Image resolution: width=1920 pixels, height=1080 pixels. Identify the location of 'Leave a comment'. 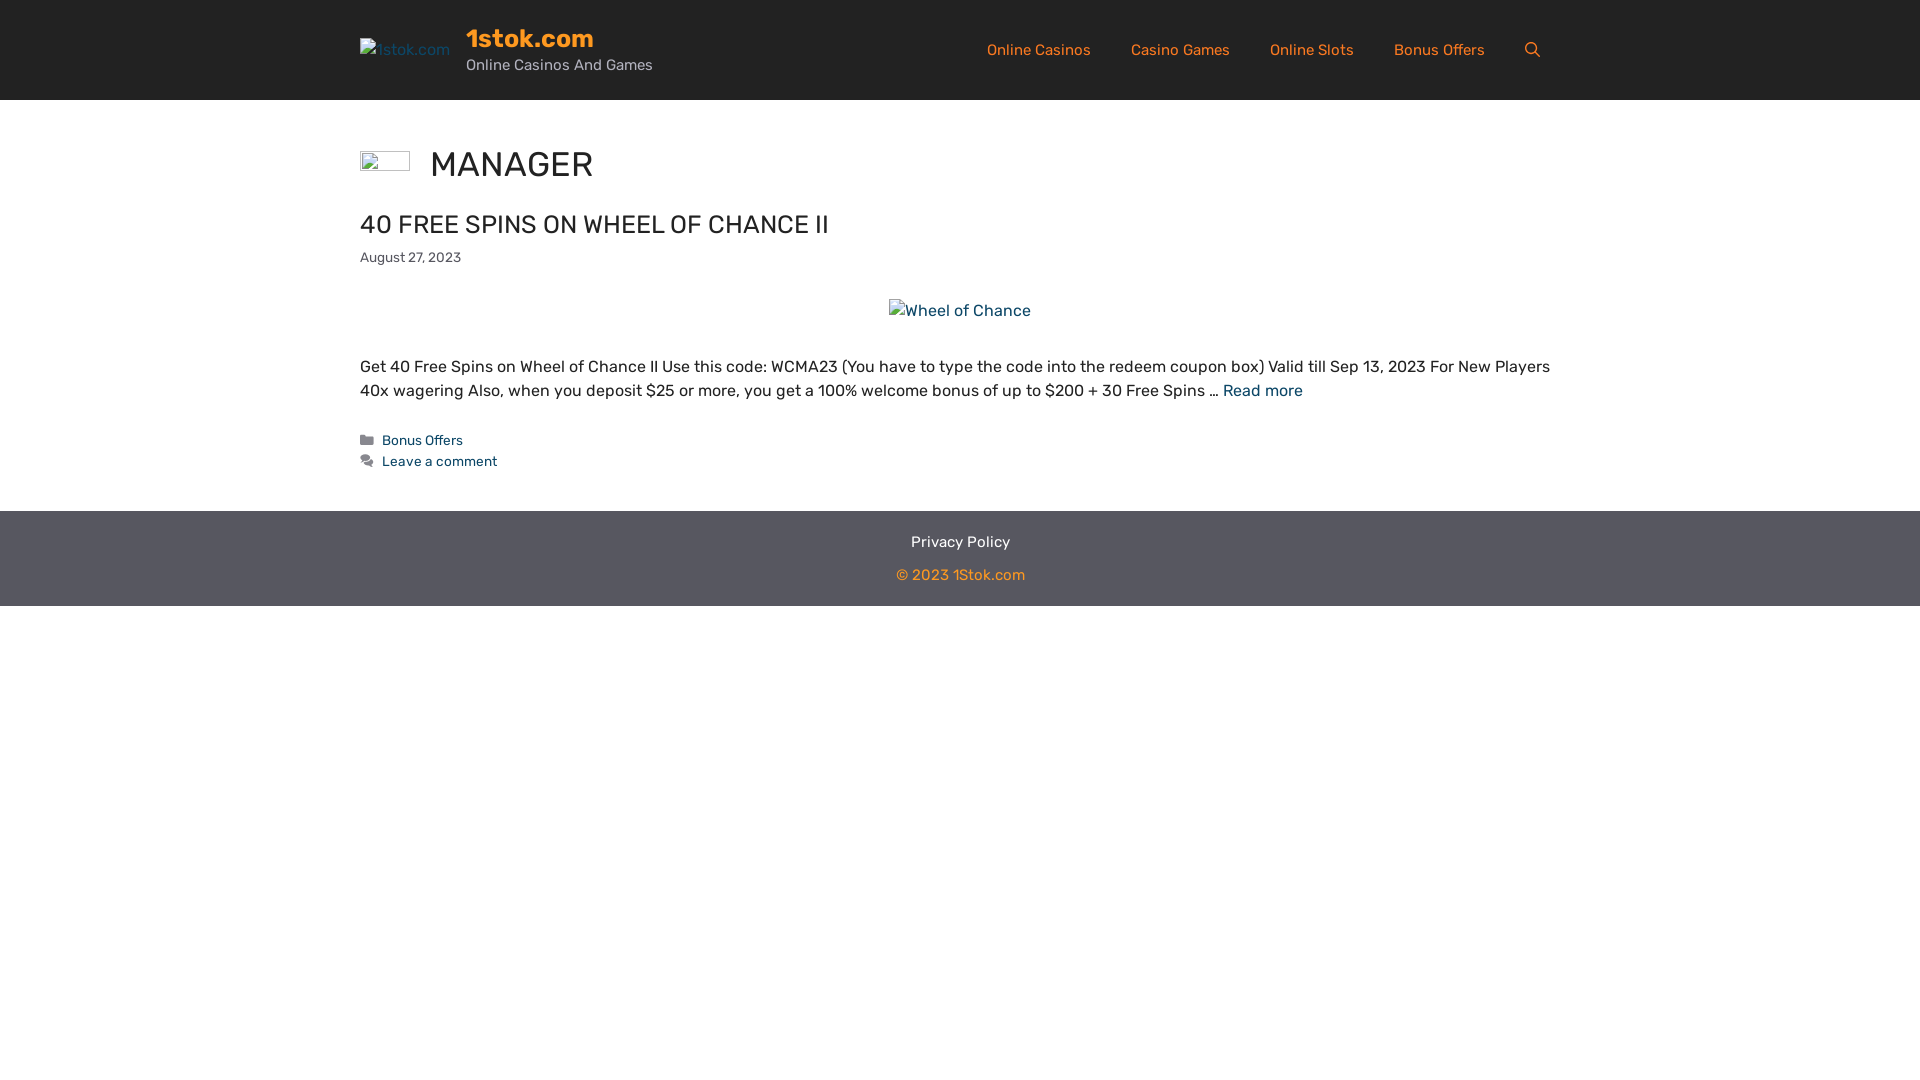
(382, 461).